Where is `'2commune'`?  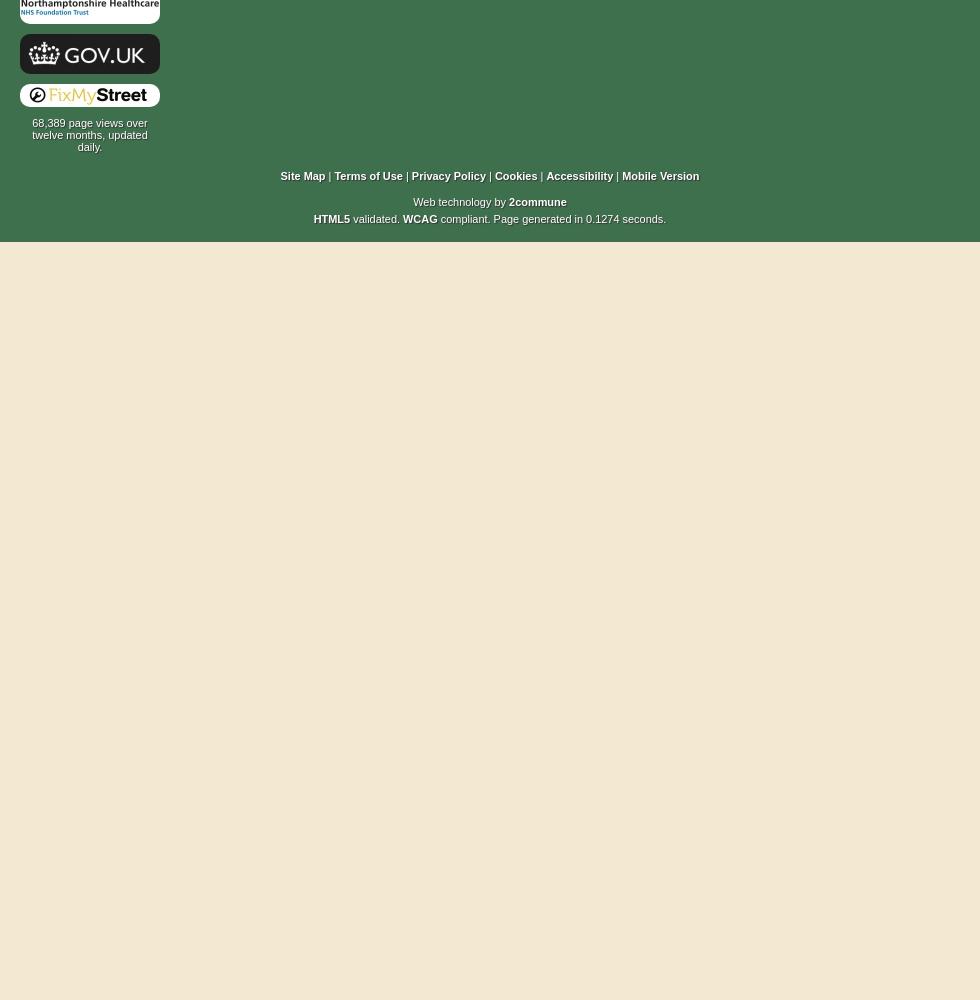
'2commune' is located at coordinates (537, 201).